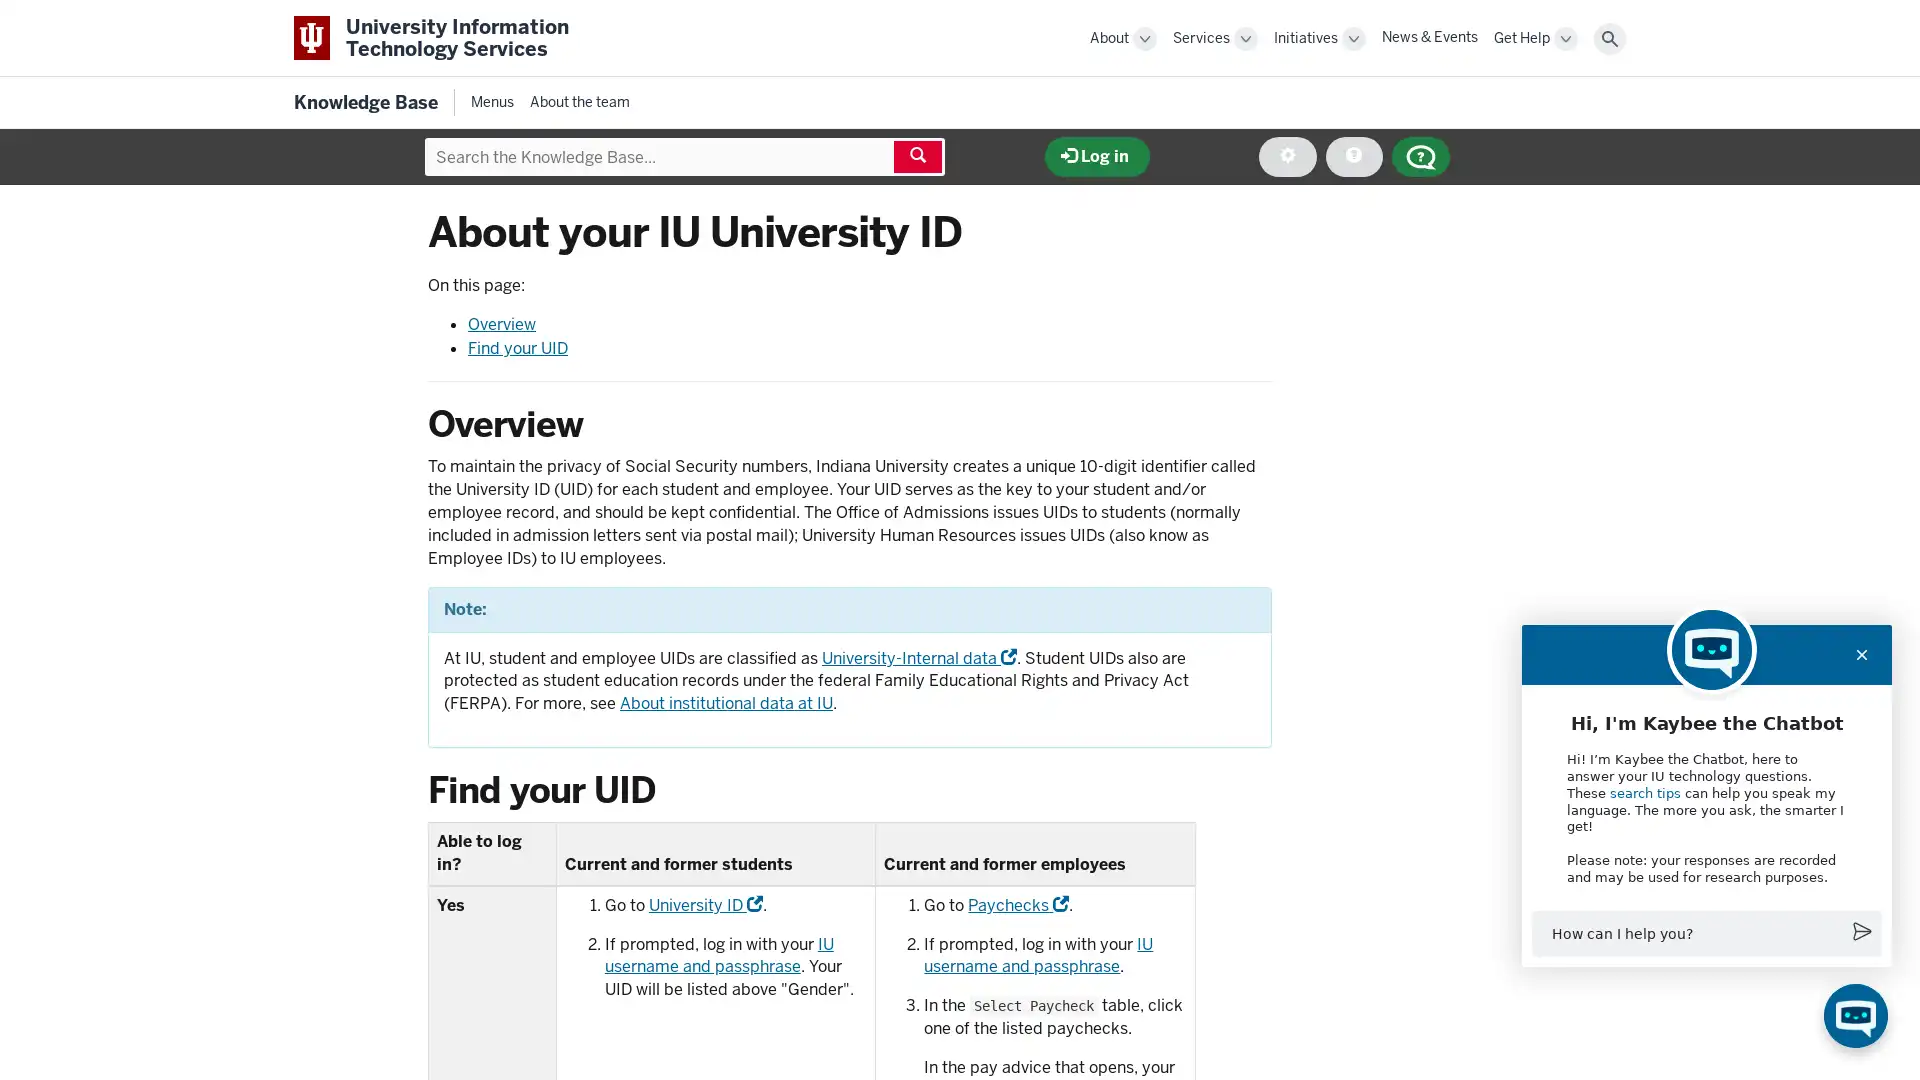 Image resolution: width=1920 pixels, height=1080 pixels. Describe the element at coordinates (916, 156) in the screenshot. I see `Search` at that location.